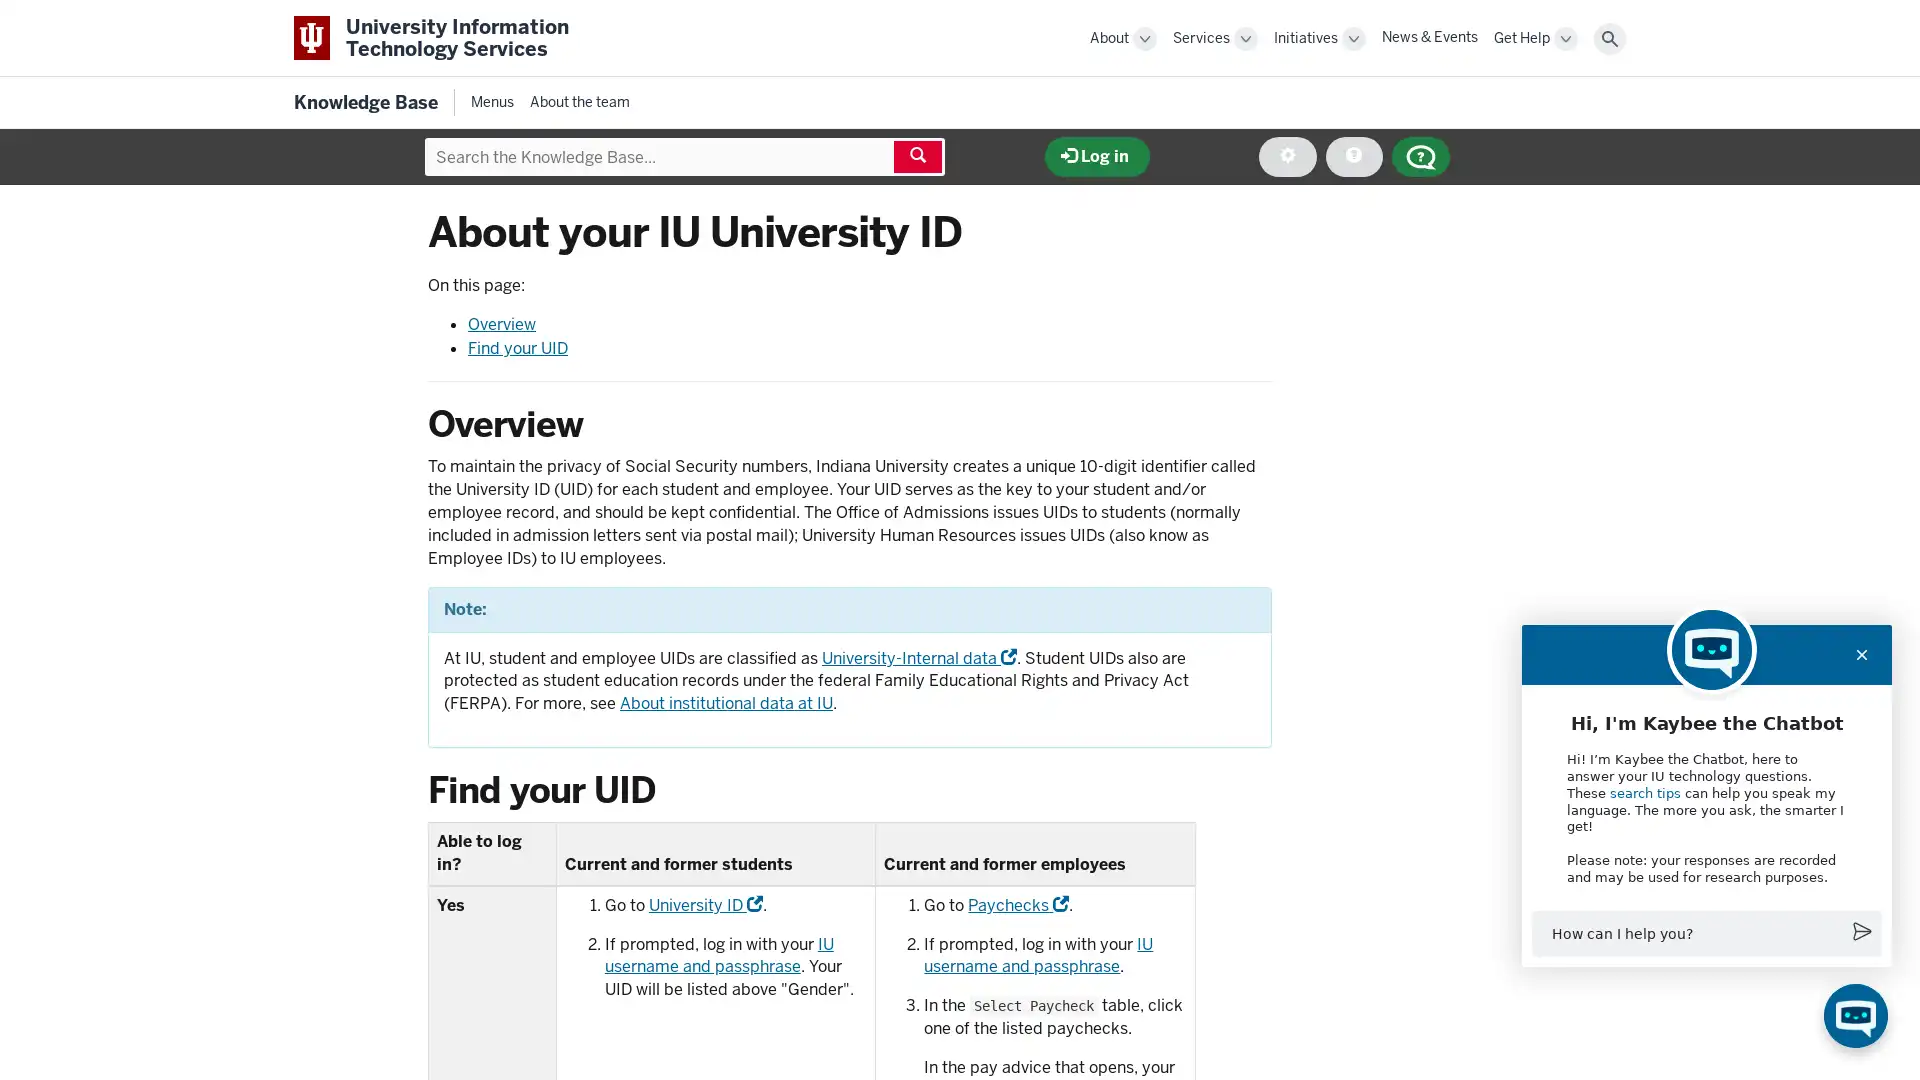 Image resolution: width=1920 pixels, height=1080 pixels. Describe the element at coordinates (916, 156) in the screenshot. I see `Search` at that location.